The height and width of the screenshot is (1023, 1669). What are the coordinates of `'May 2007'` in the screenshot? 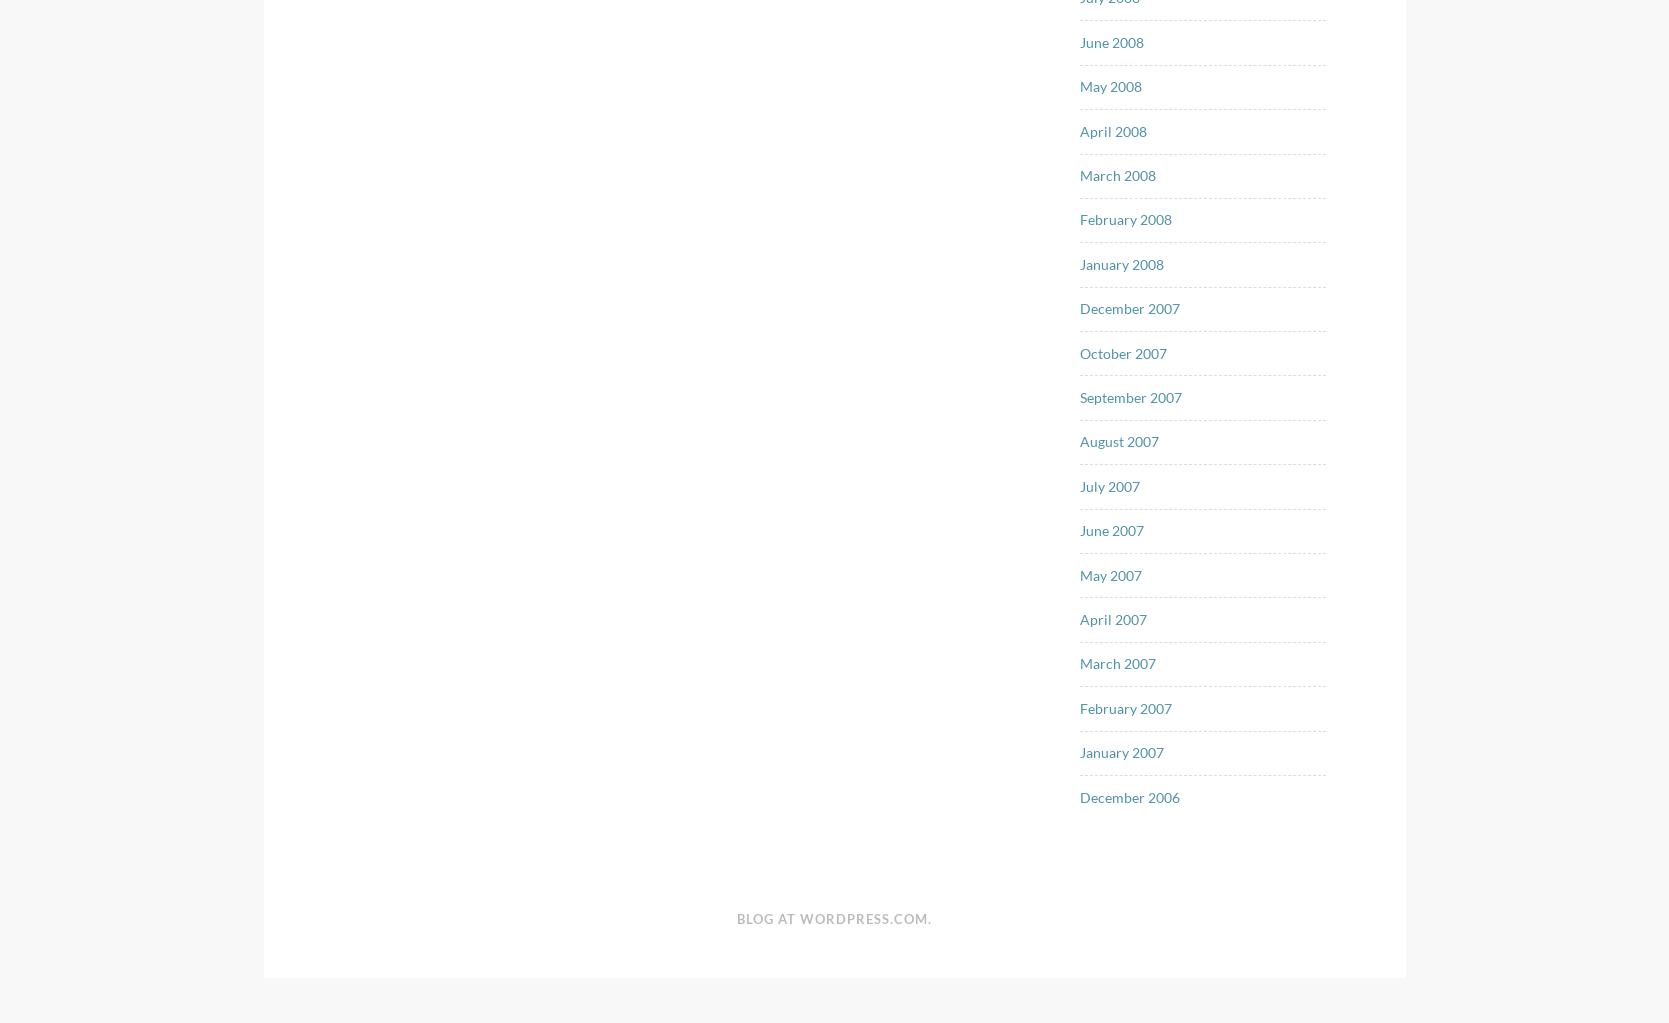 It's located at (1111, 574).